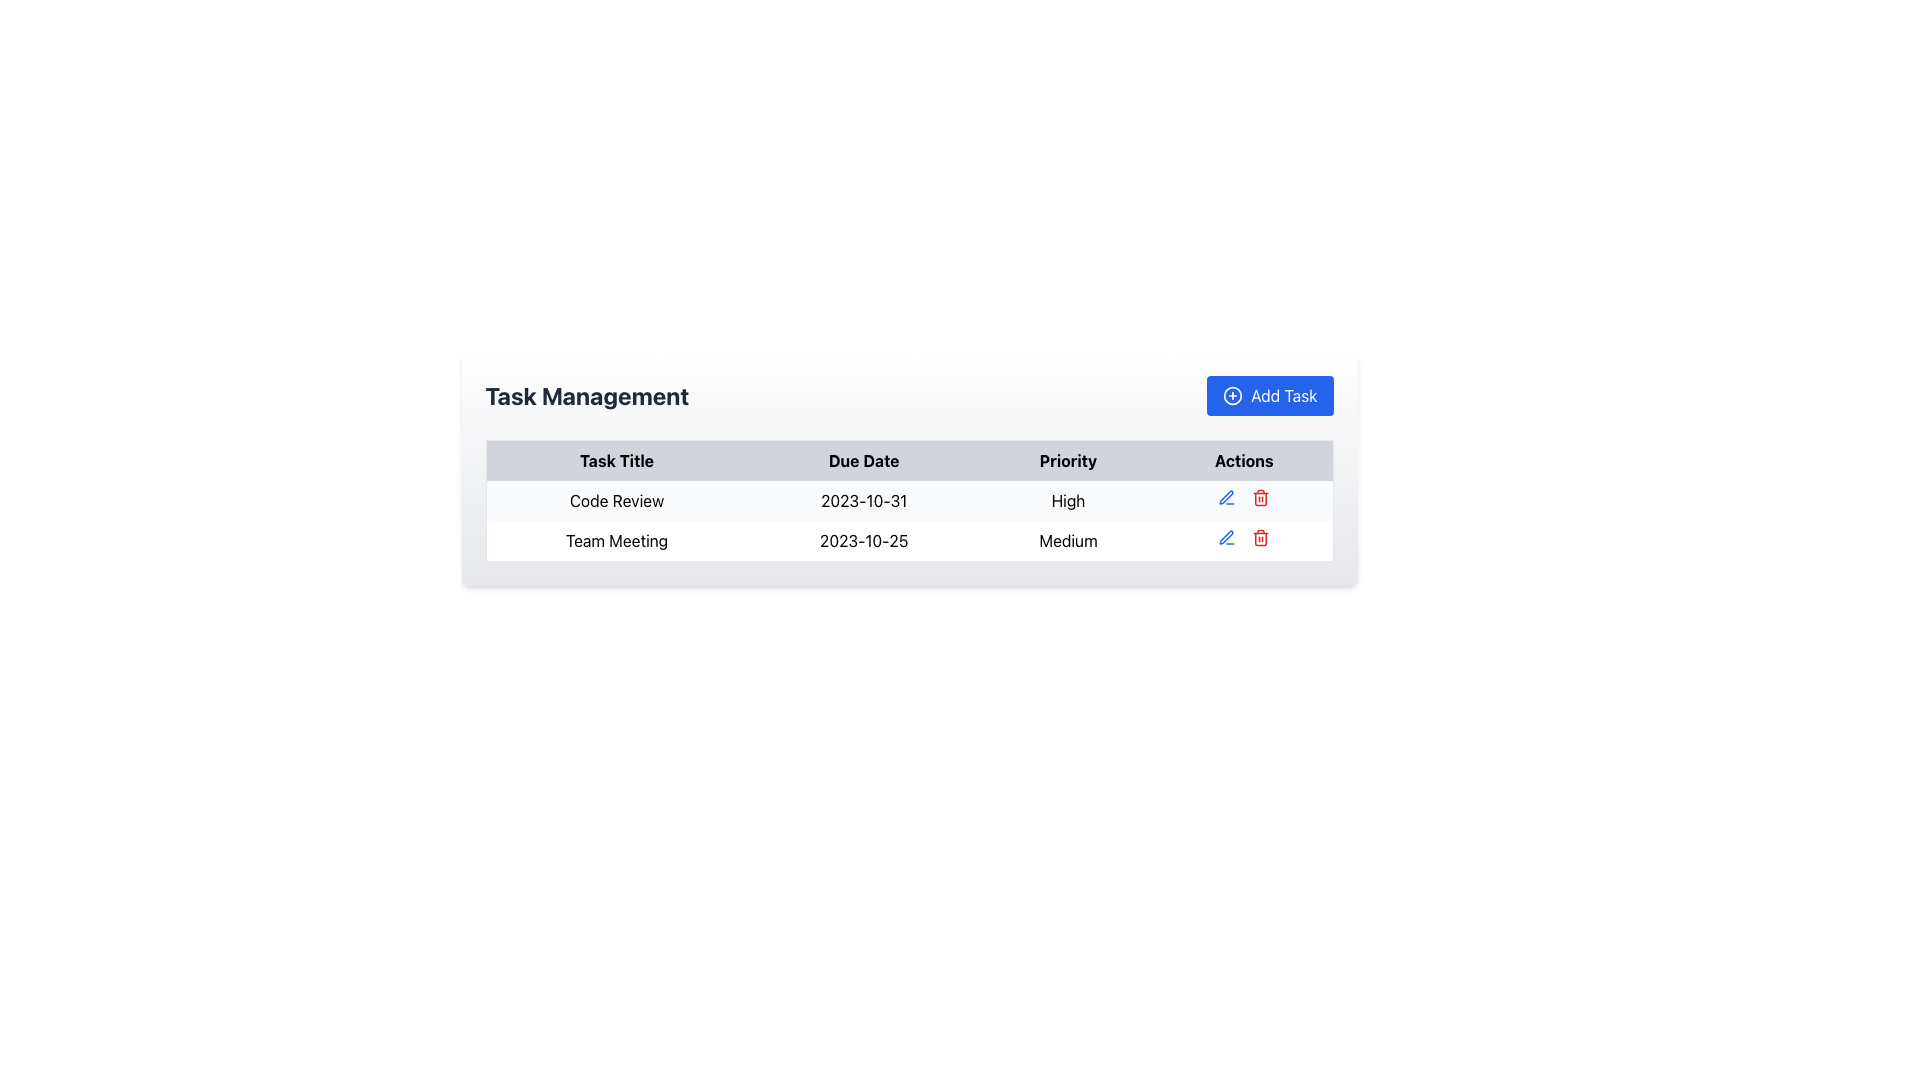 The height and width of the screenshot is (1080, 1920). Describe the element at coordinates (615, 500) in the screenshot. I see `the Text Label displaying 'Code Review' which is located in the first row of the table under the 'Task Title' column` at that location.